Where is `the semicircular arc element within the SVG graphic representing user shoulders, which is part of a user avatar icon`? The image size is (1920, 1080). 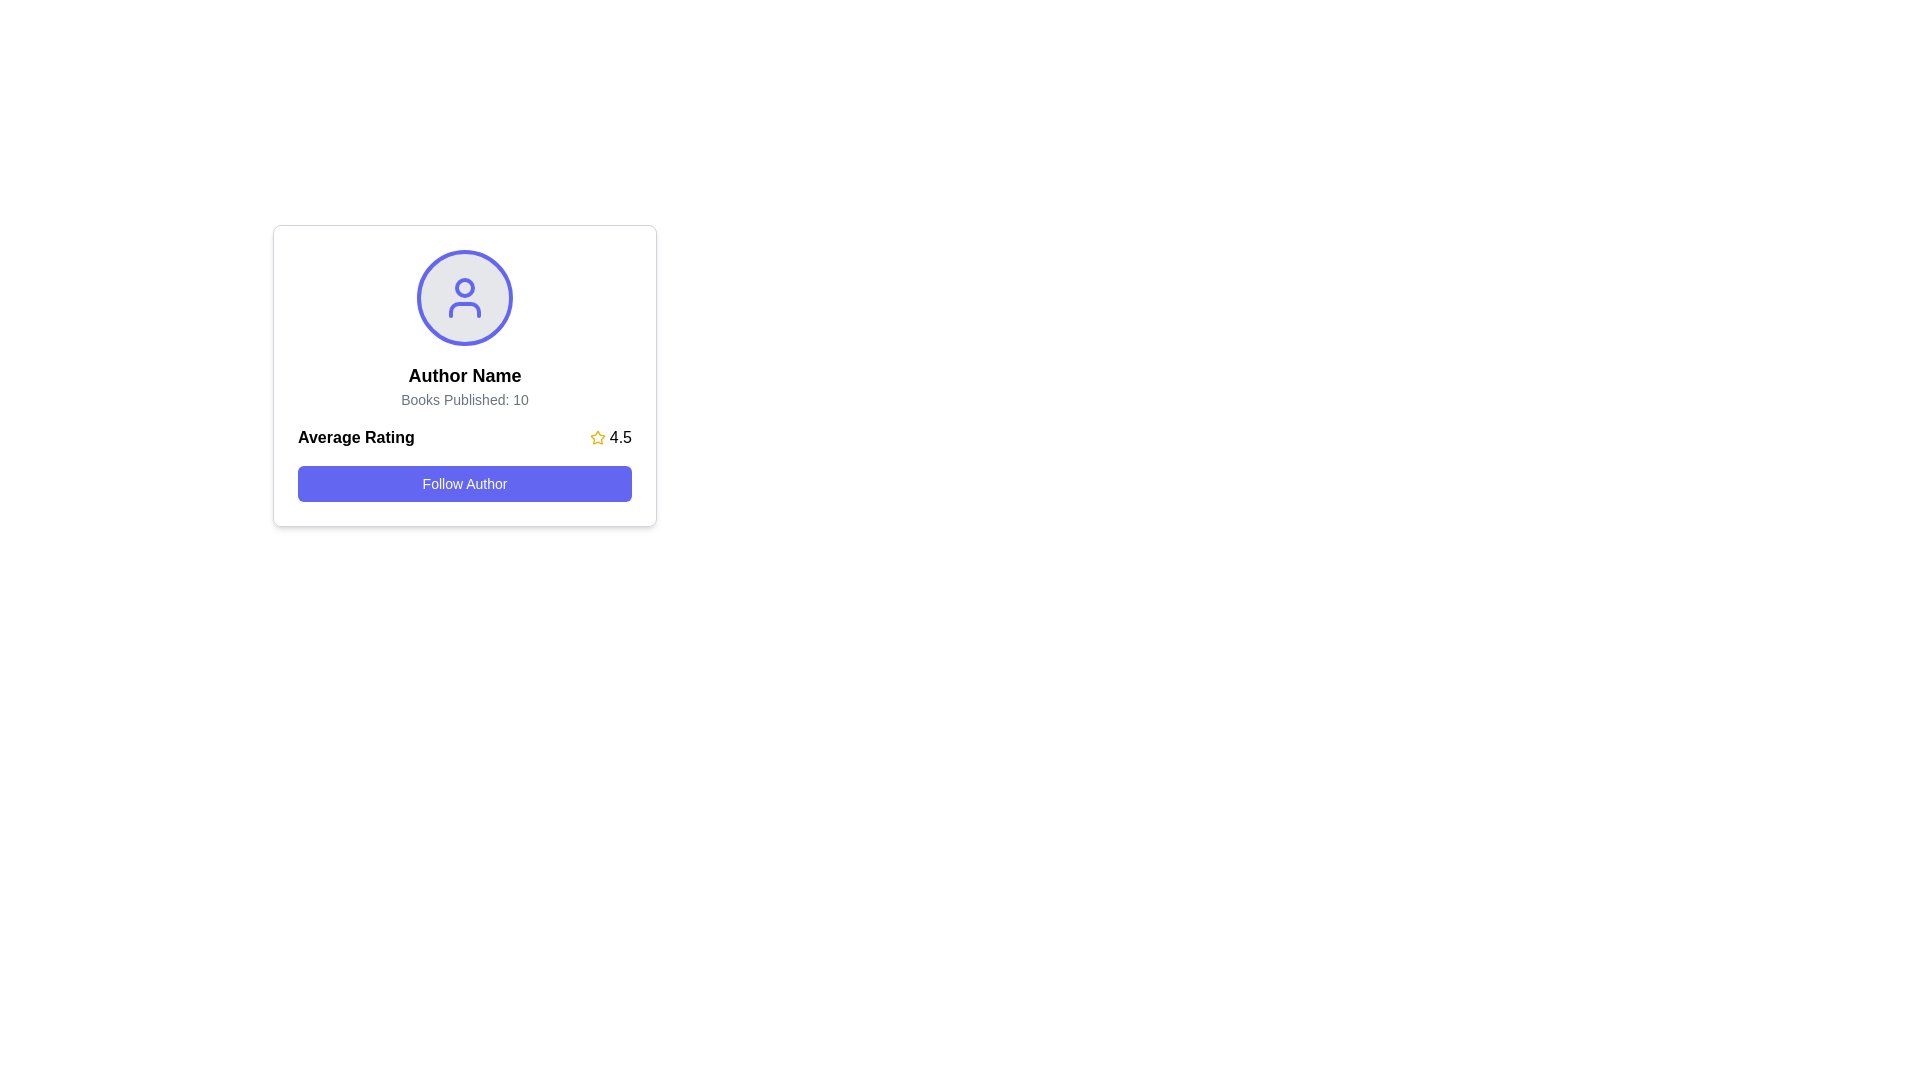
the semicircular arc element within the SVG graphic representing user shoulders, which is part of a user avatar icon is located at coordinates (464, 309).